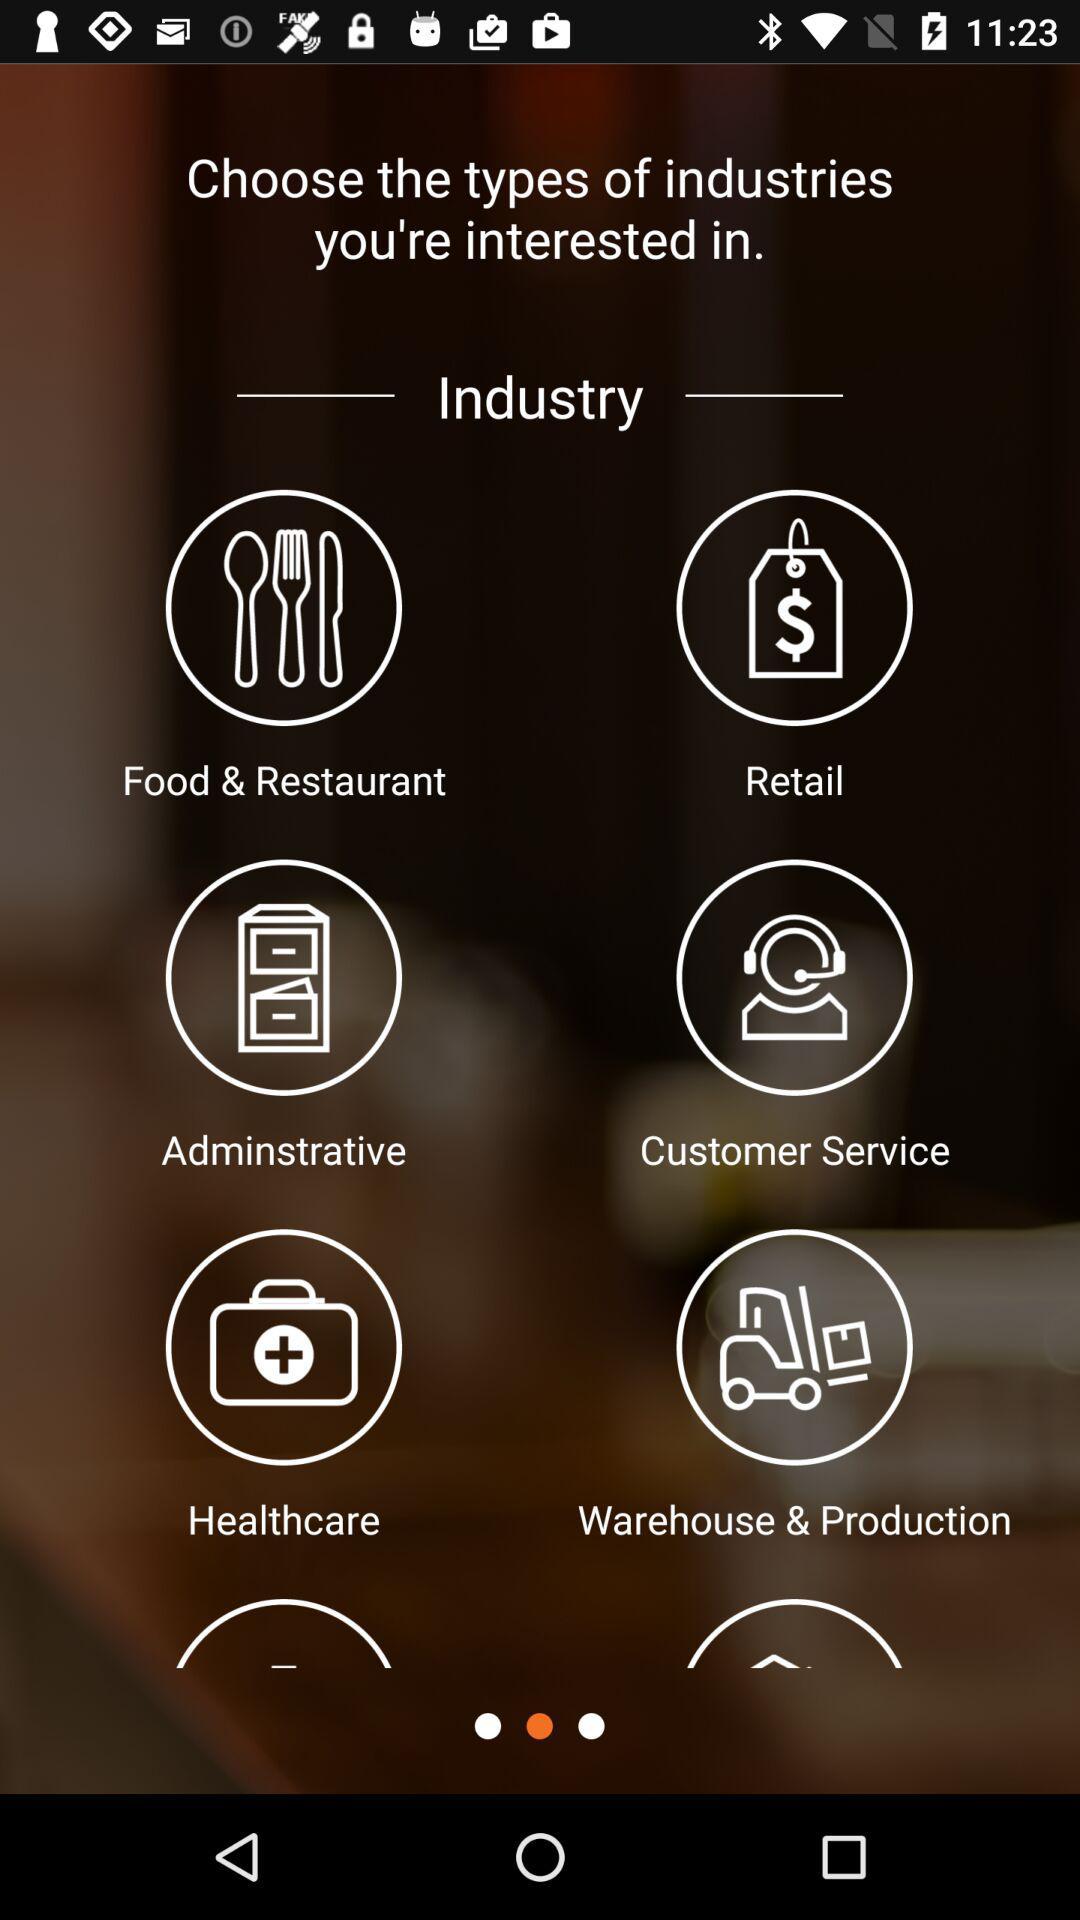  I want to click on button setting icon, so click(487, 1725).